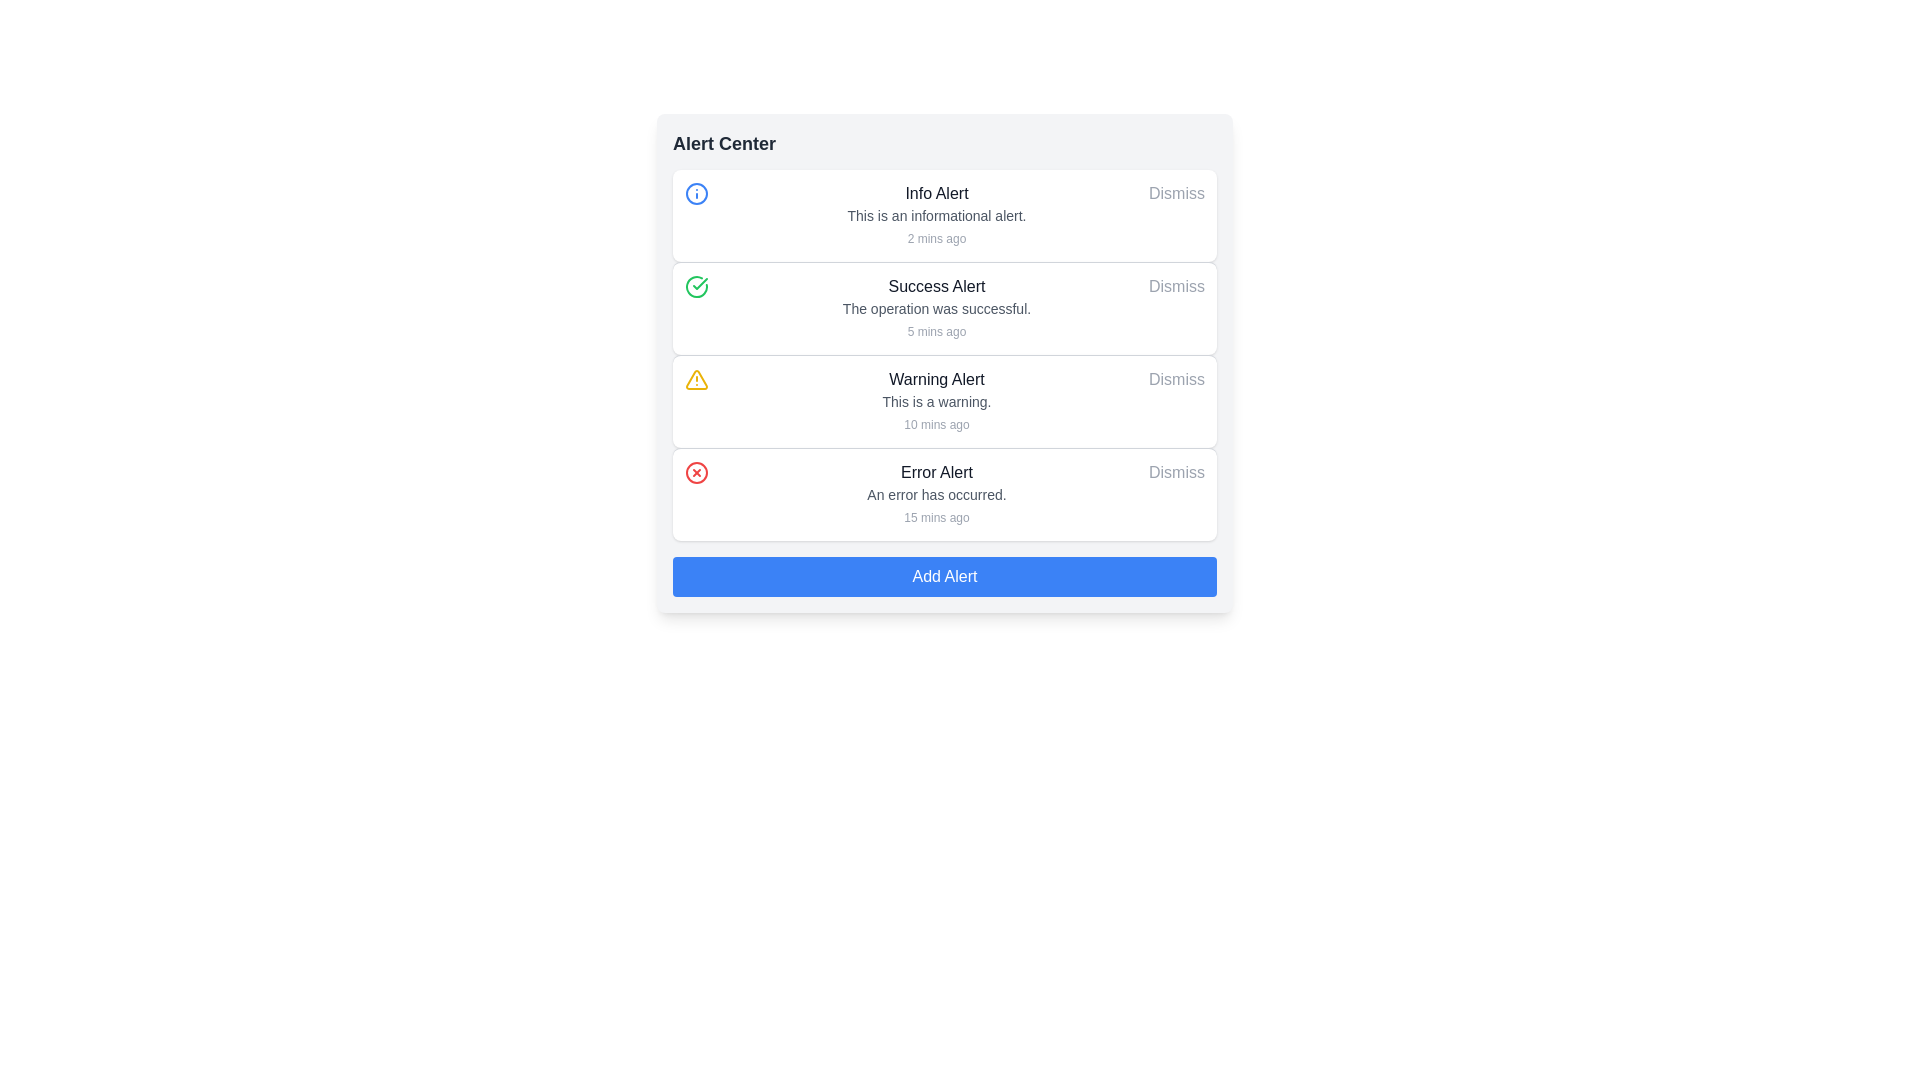 The image size is (1920, 1080). What do you see at coordinates (935, 473) in the screenshot?
I see `the 'Error Alert' text label, which is styled in bold, medium font size, and dark gray color, located in the fourth alert item of the 'Alert Center' interface` at bounding box center [935, 473].